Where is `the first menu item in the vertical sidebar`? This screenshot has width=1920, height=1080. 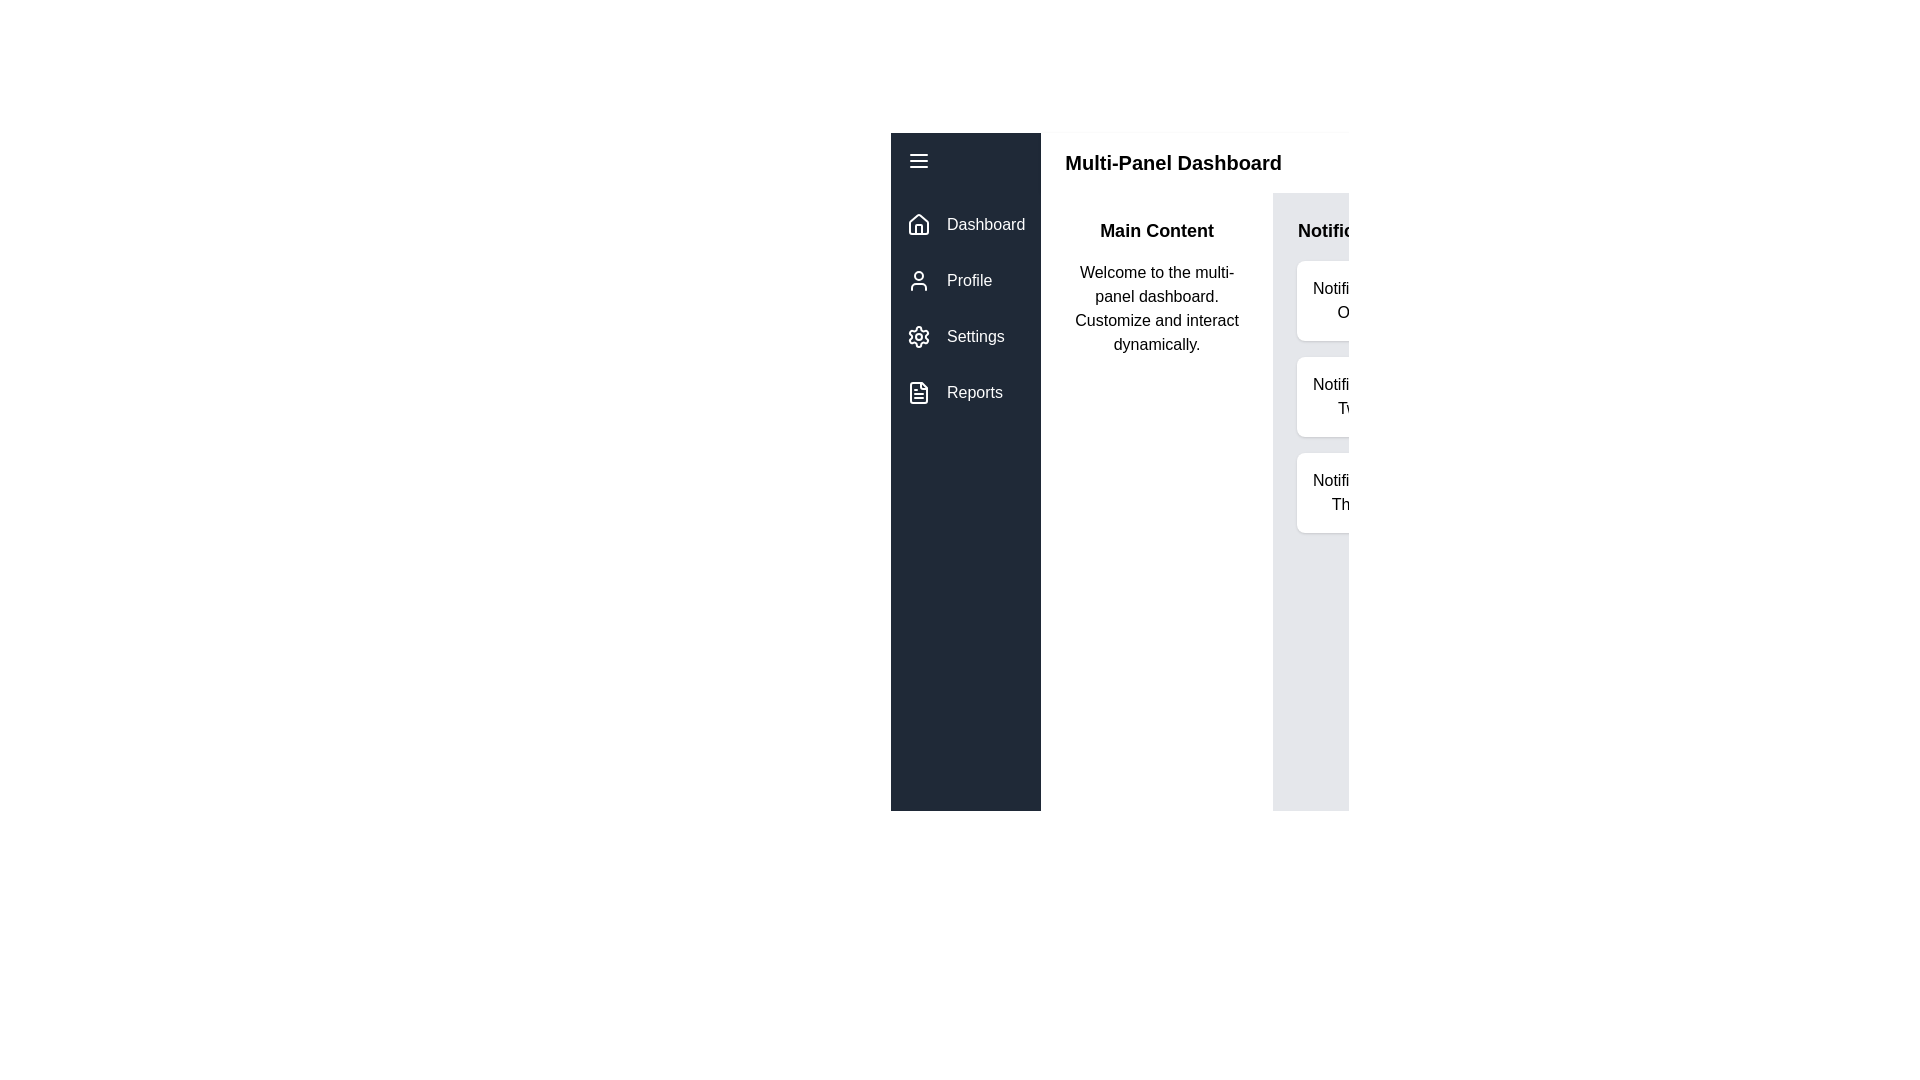
the first menu item in the vertical sidebar is located at coordinates (966, 224).